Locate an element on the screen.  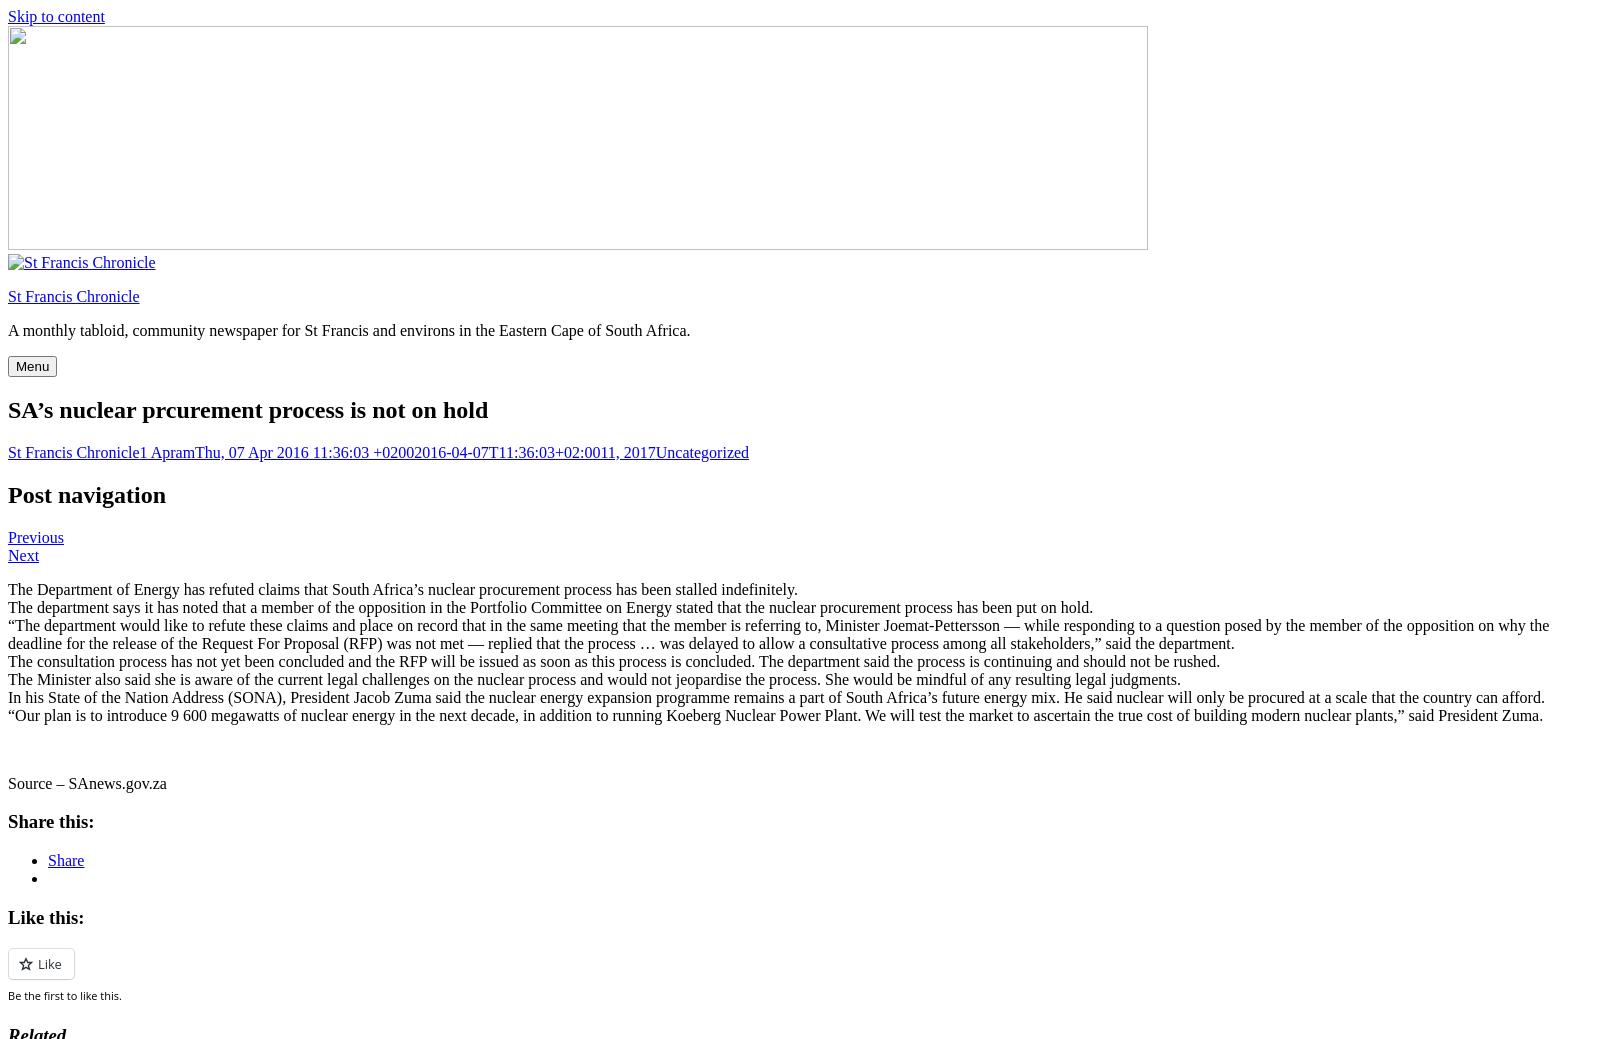
'Post navigation' is located at coordinates (86, 493).